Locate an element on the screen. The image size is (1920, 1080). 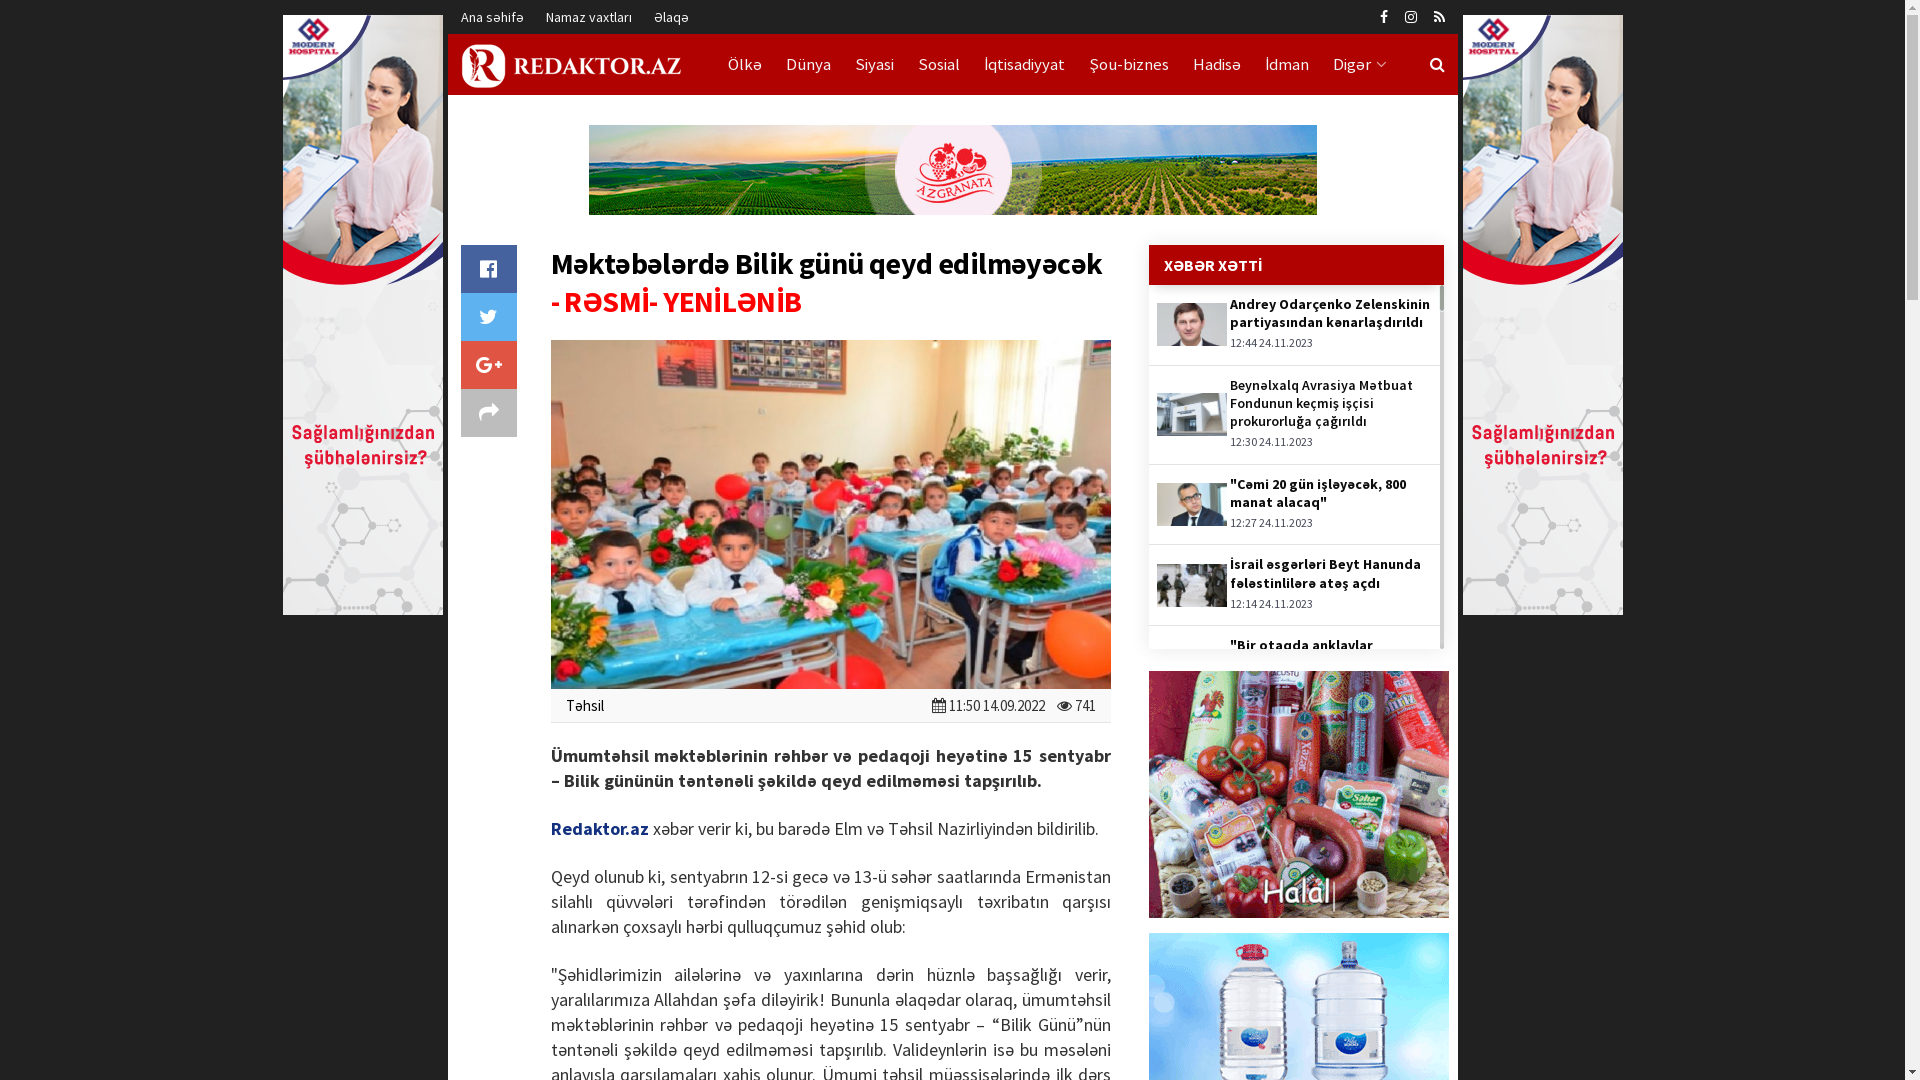
'Sosial' is located at coordinates (938, 63).